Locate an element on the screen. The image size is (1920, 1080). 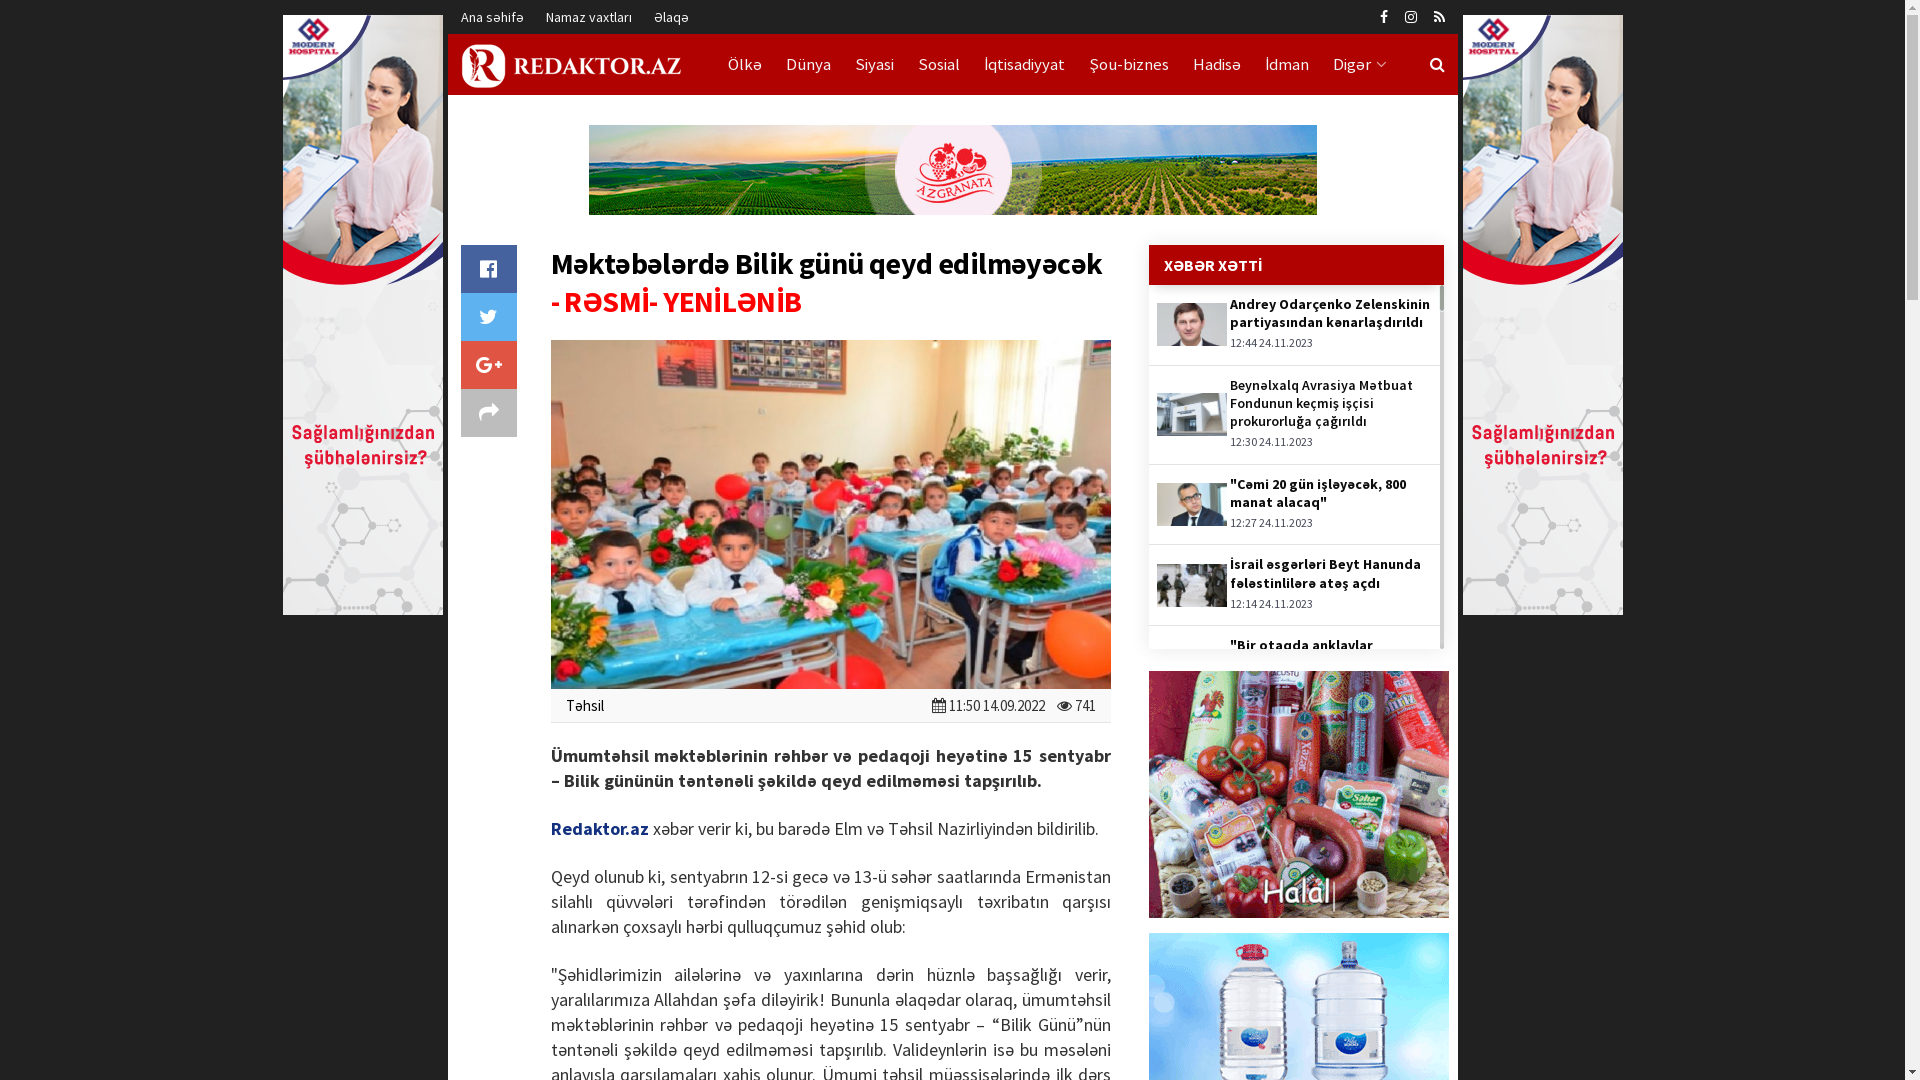
'Sosial' is located at coordinates (938, 63).